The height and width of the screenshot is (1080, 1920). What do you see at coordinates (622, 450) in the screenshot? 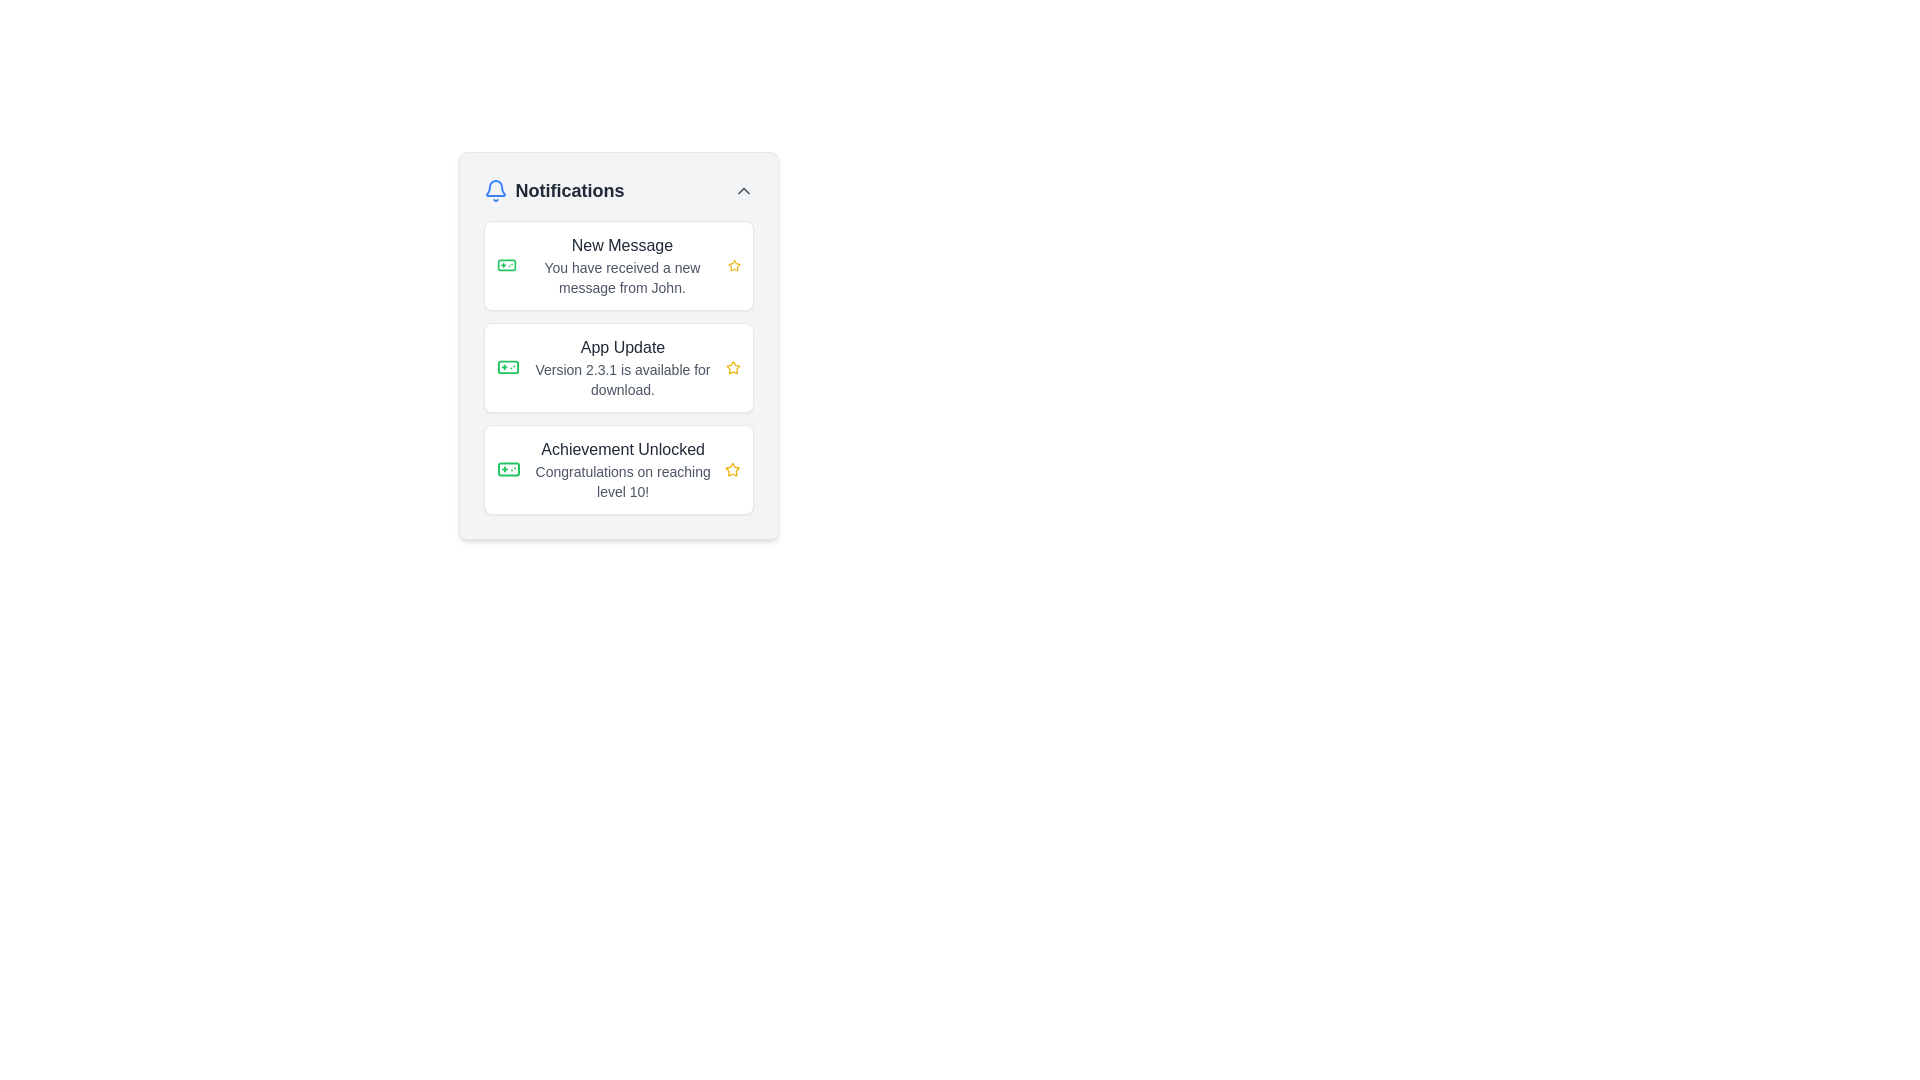
I see `the 'Achievement Unlocked' text label, which is the title of the third notification entry in the list` at bounding box center [622, 450].